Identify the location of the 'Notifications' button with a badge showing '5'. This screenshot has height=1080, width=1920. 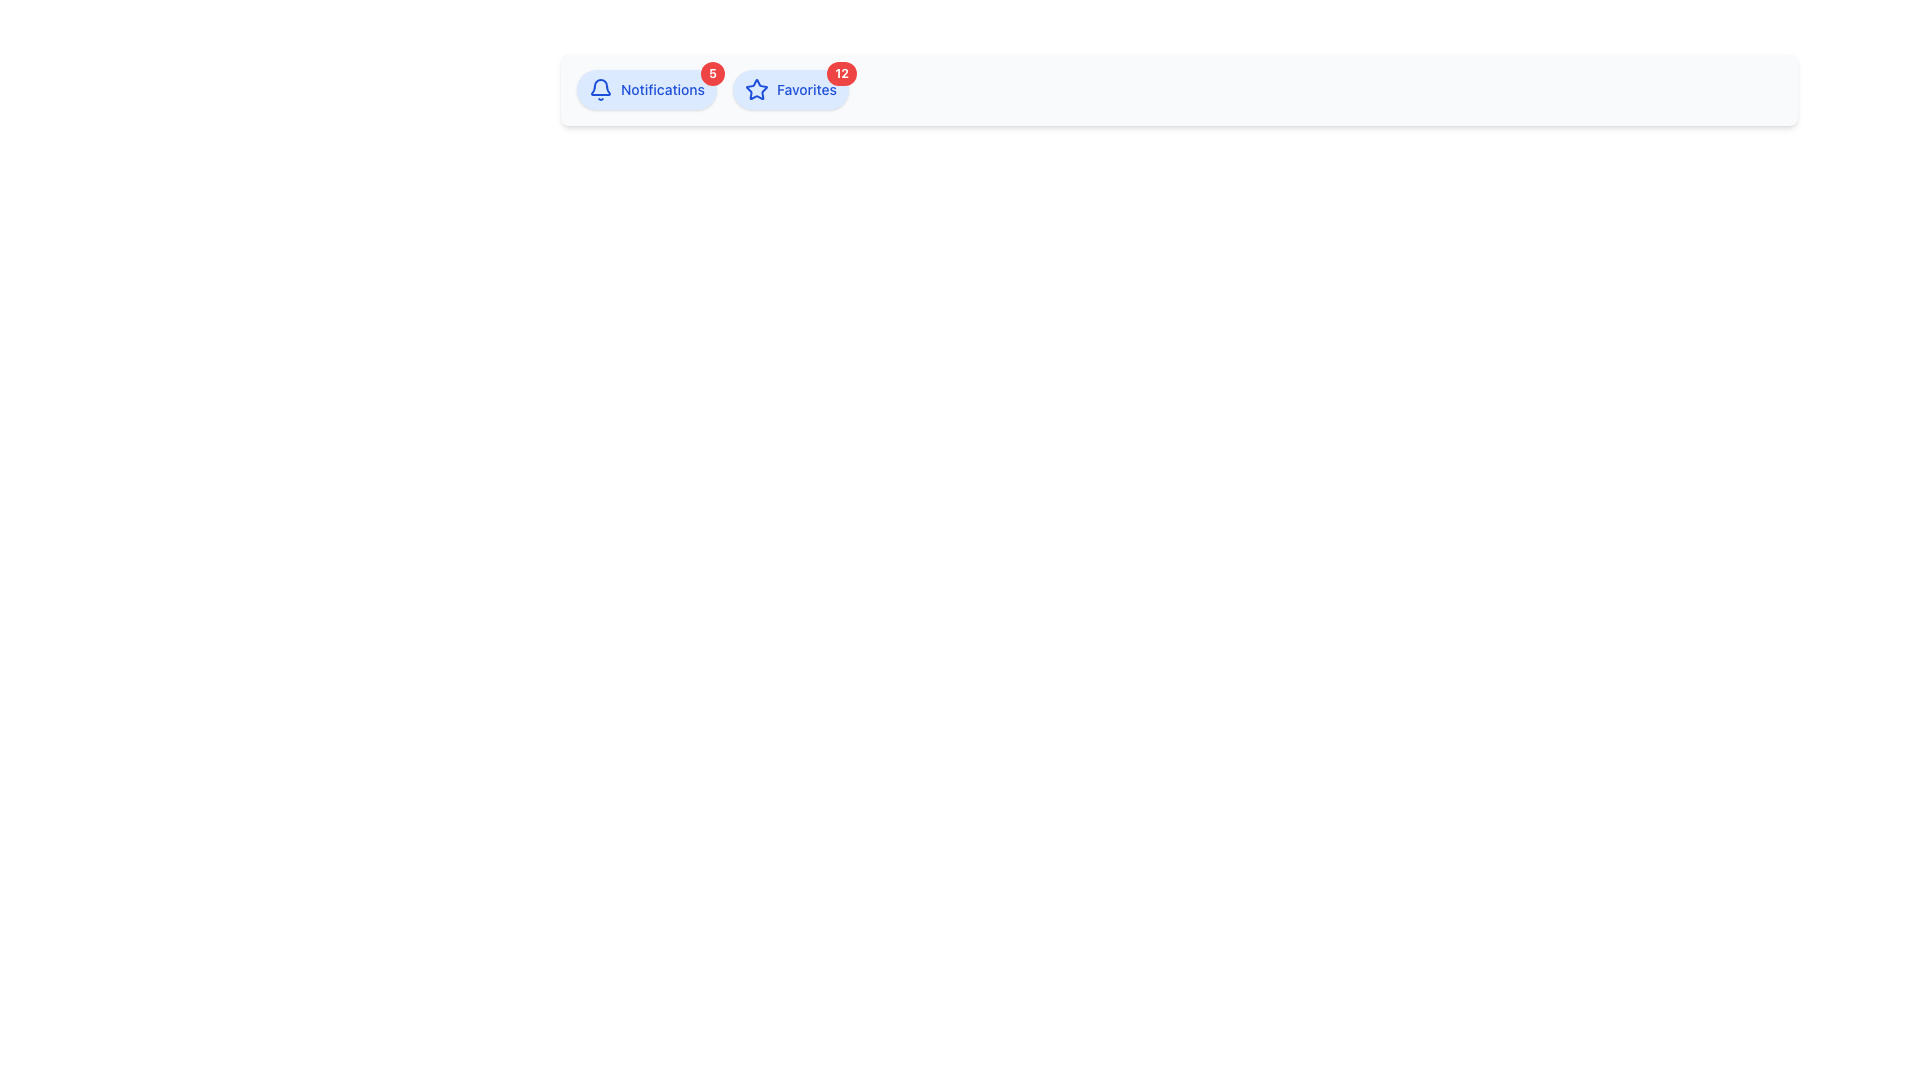
(647, 88).